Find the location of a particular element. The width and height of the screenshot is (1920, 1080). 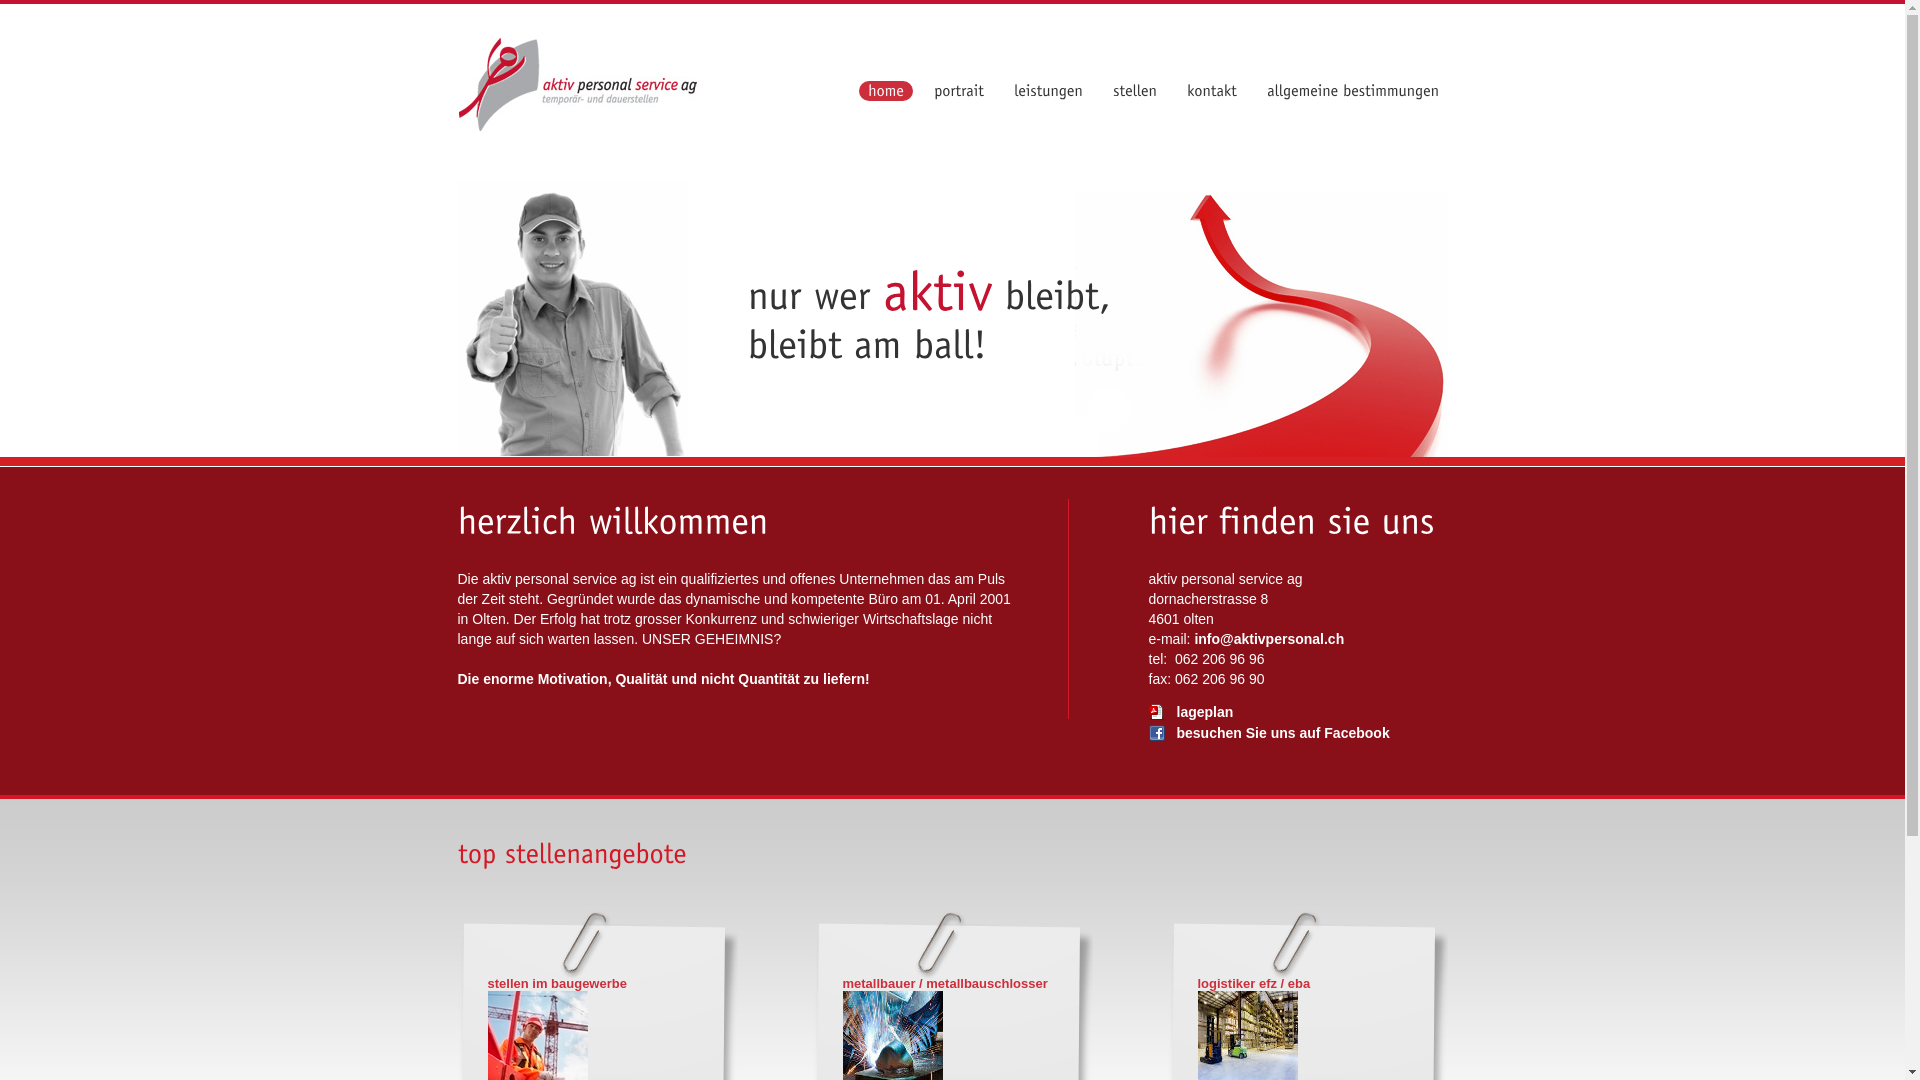

'lageplan' is located at coordinates (1147, 713).